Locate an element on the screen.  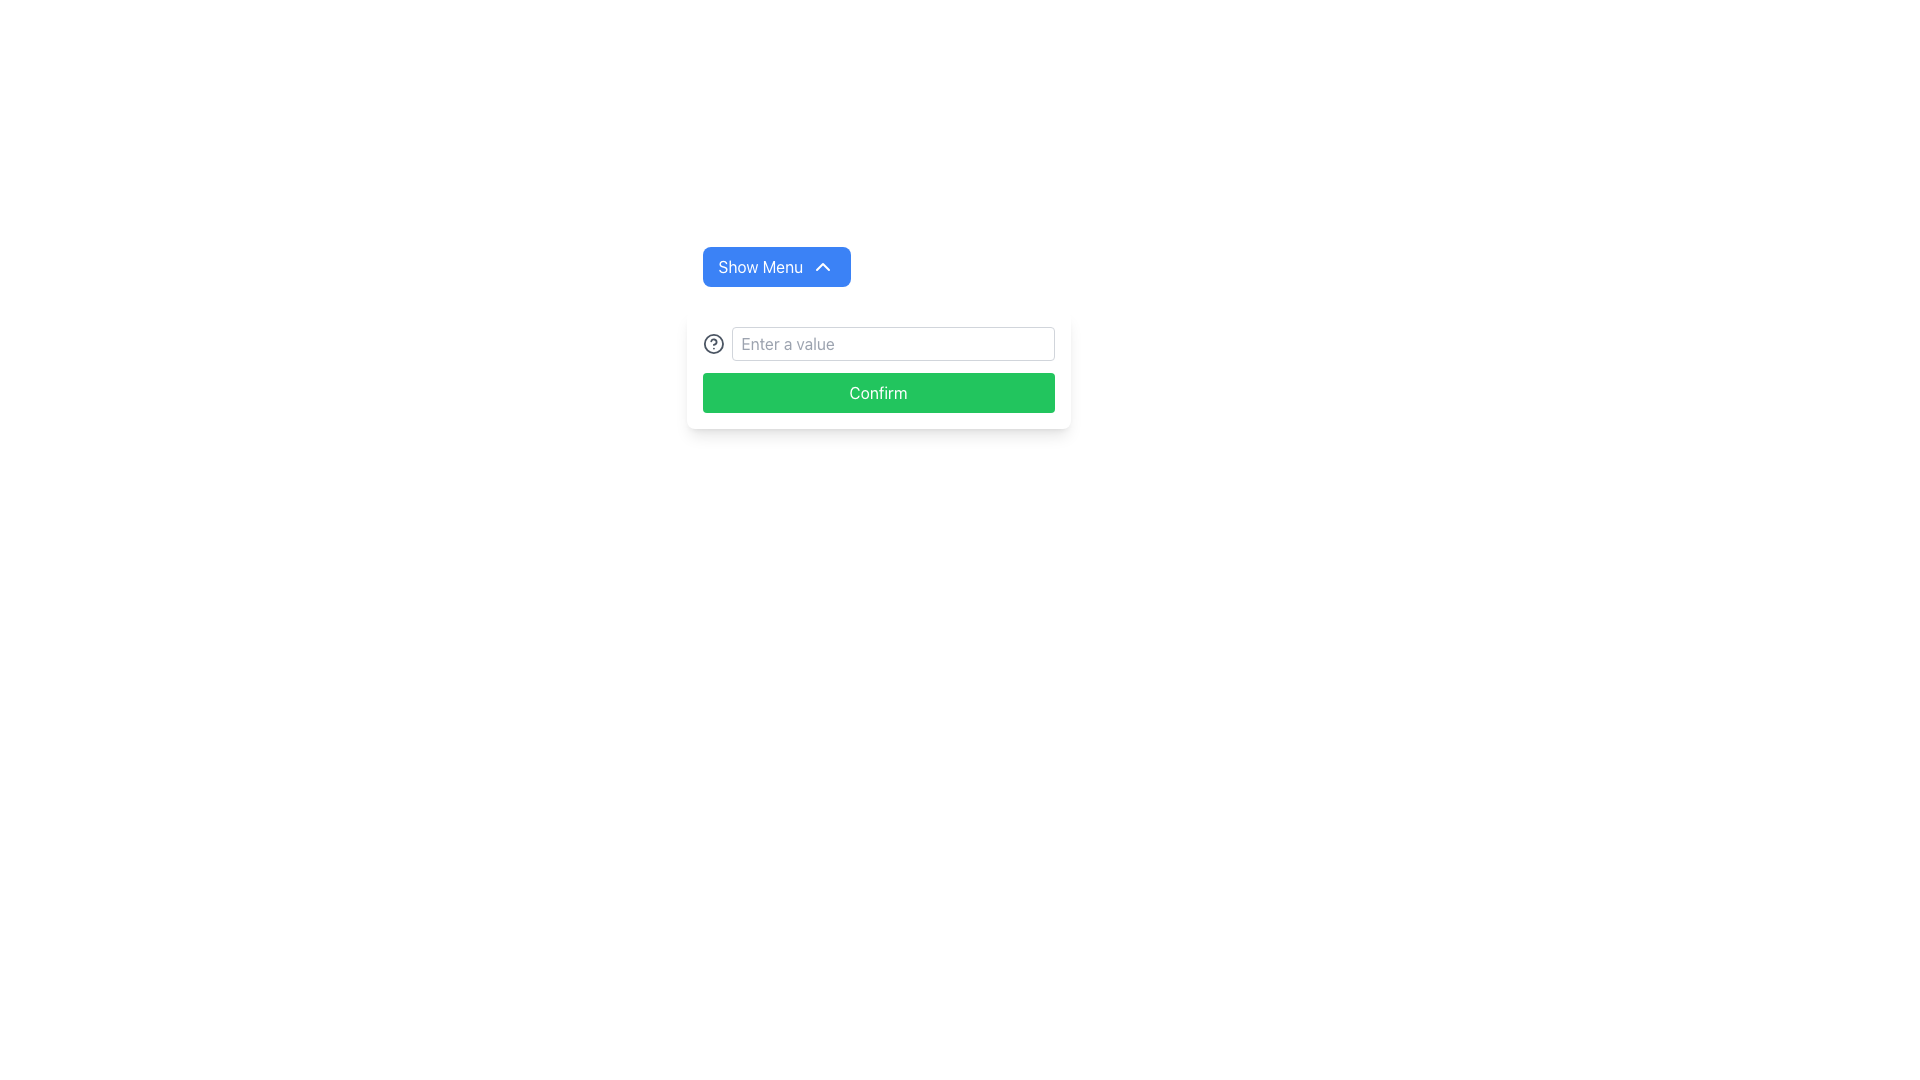
the circular outline icon located on the left side of the 'Enter a value' text input field is located at coordinates (713, 342).